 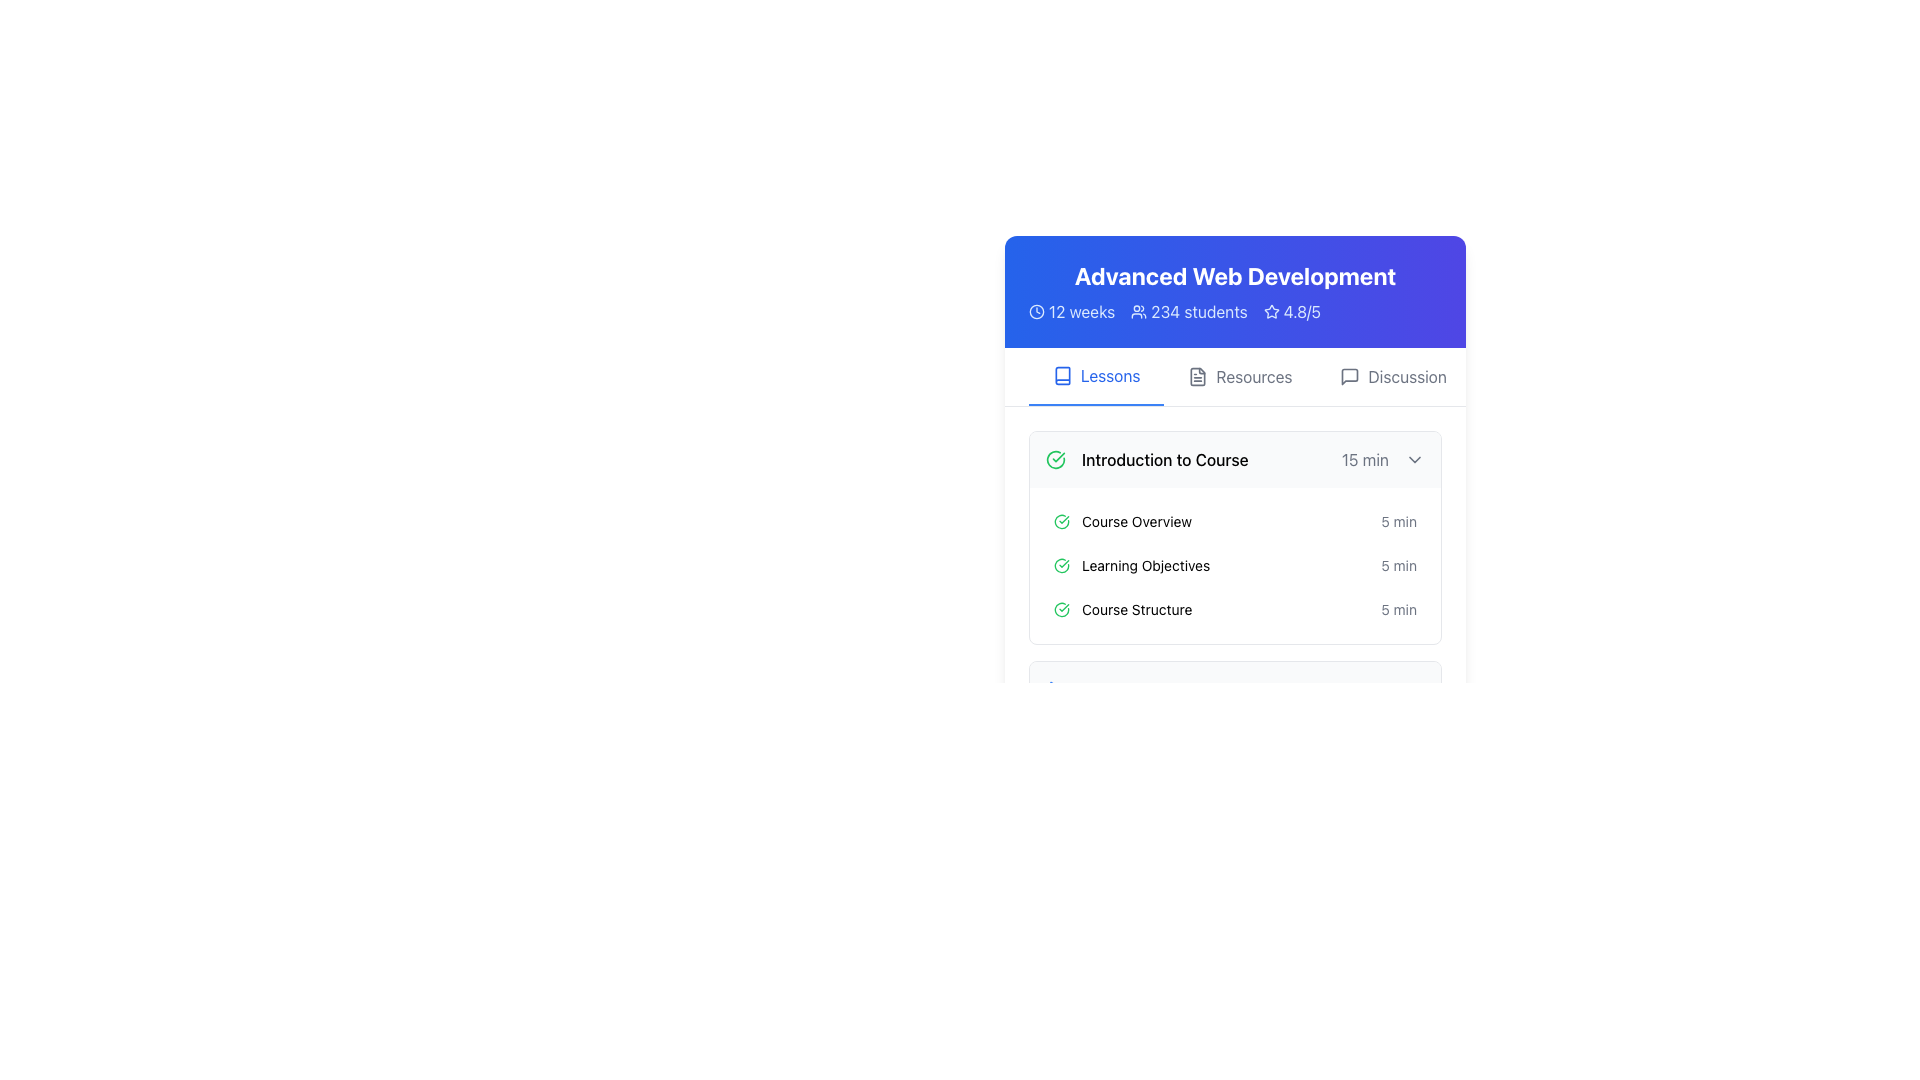 What do you see at coordinates (1234, 489) in the screenshot?
I see `the dropdown marker in the course overview panel` at bounding box center [1234, 489].